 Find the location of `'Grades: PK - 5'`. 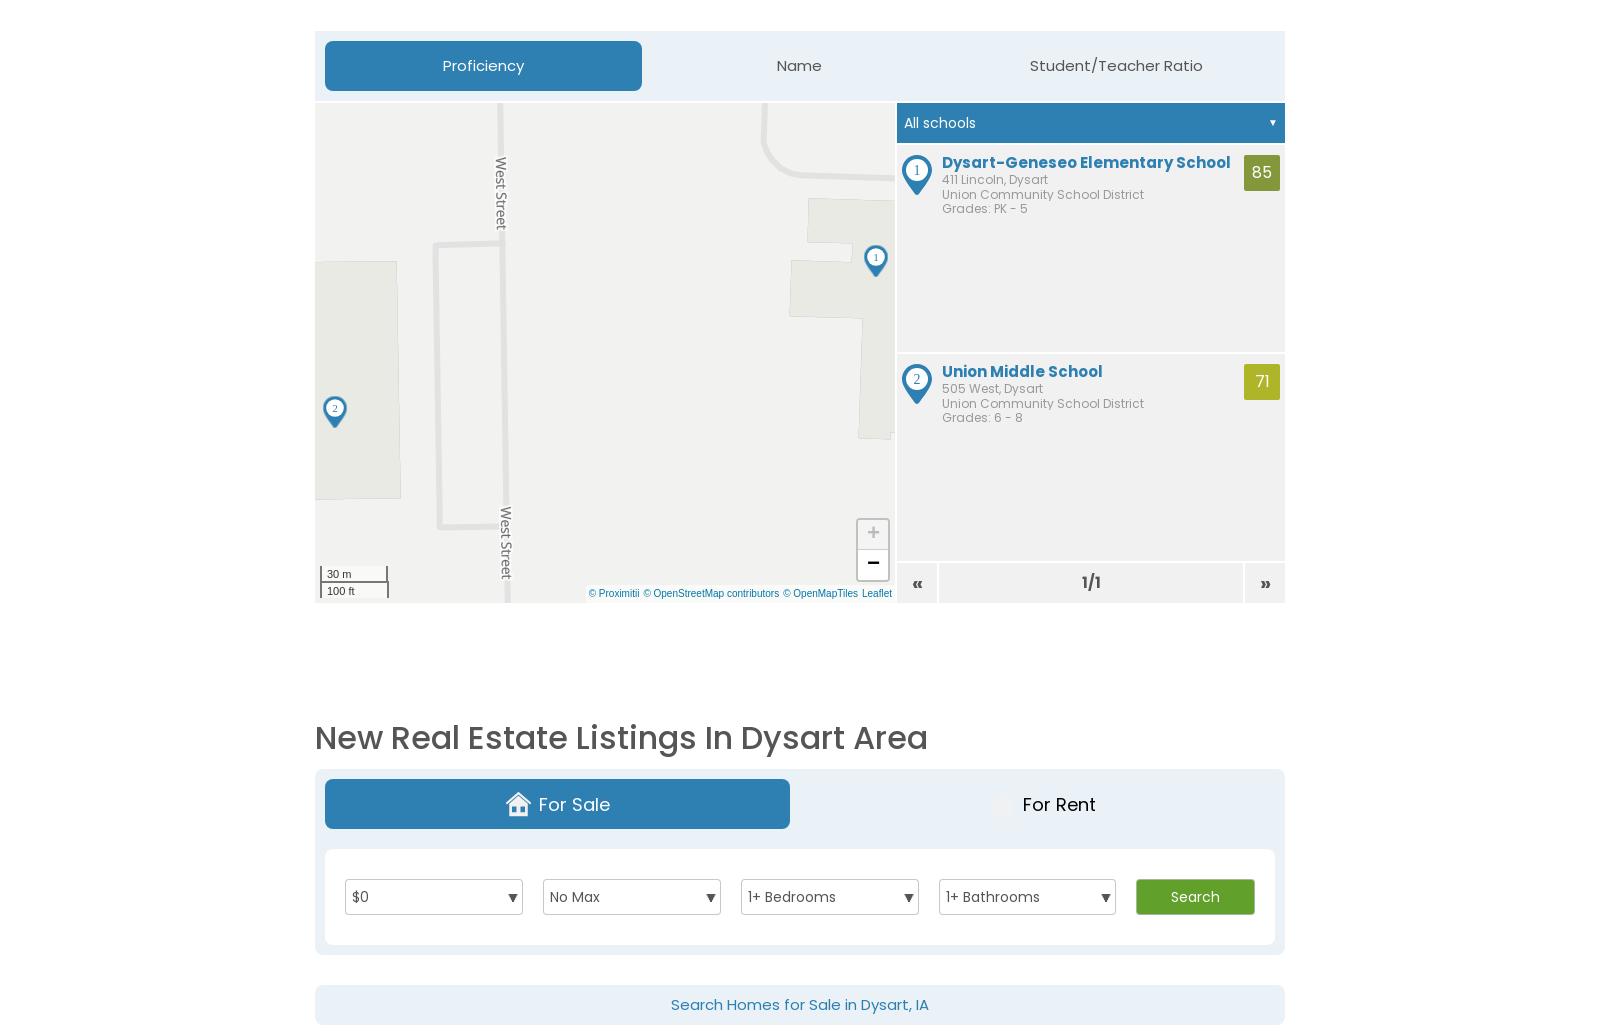

'Grades: PK - 5' is located at coordinates (983, 207).